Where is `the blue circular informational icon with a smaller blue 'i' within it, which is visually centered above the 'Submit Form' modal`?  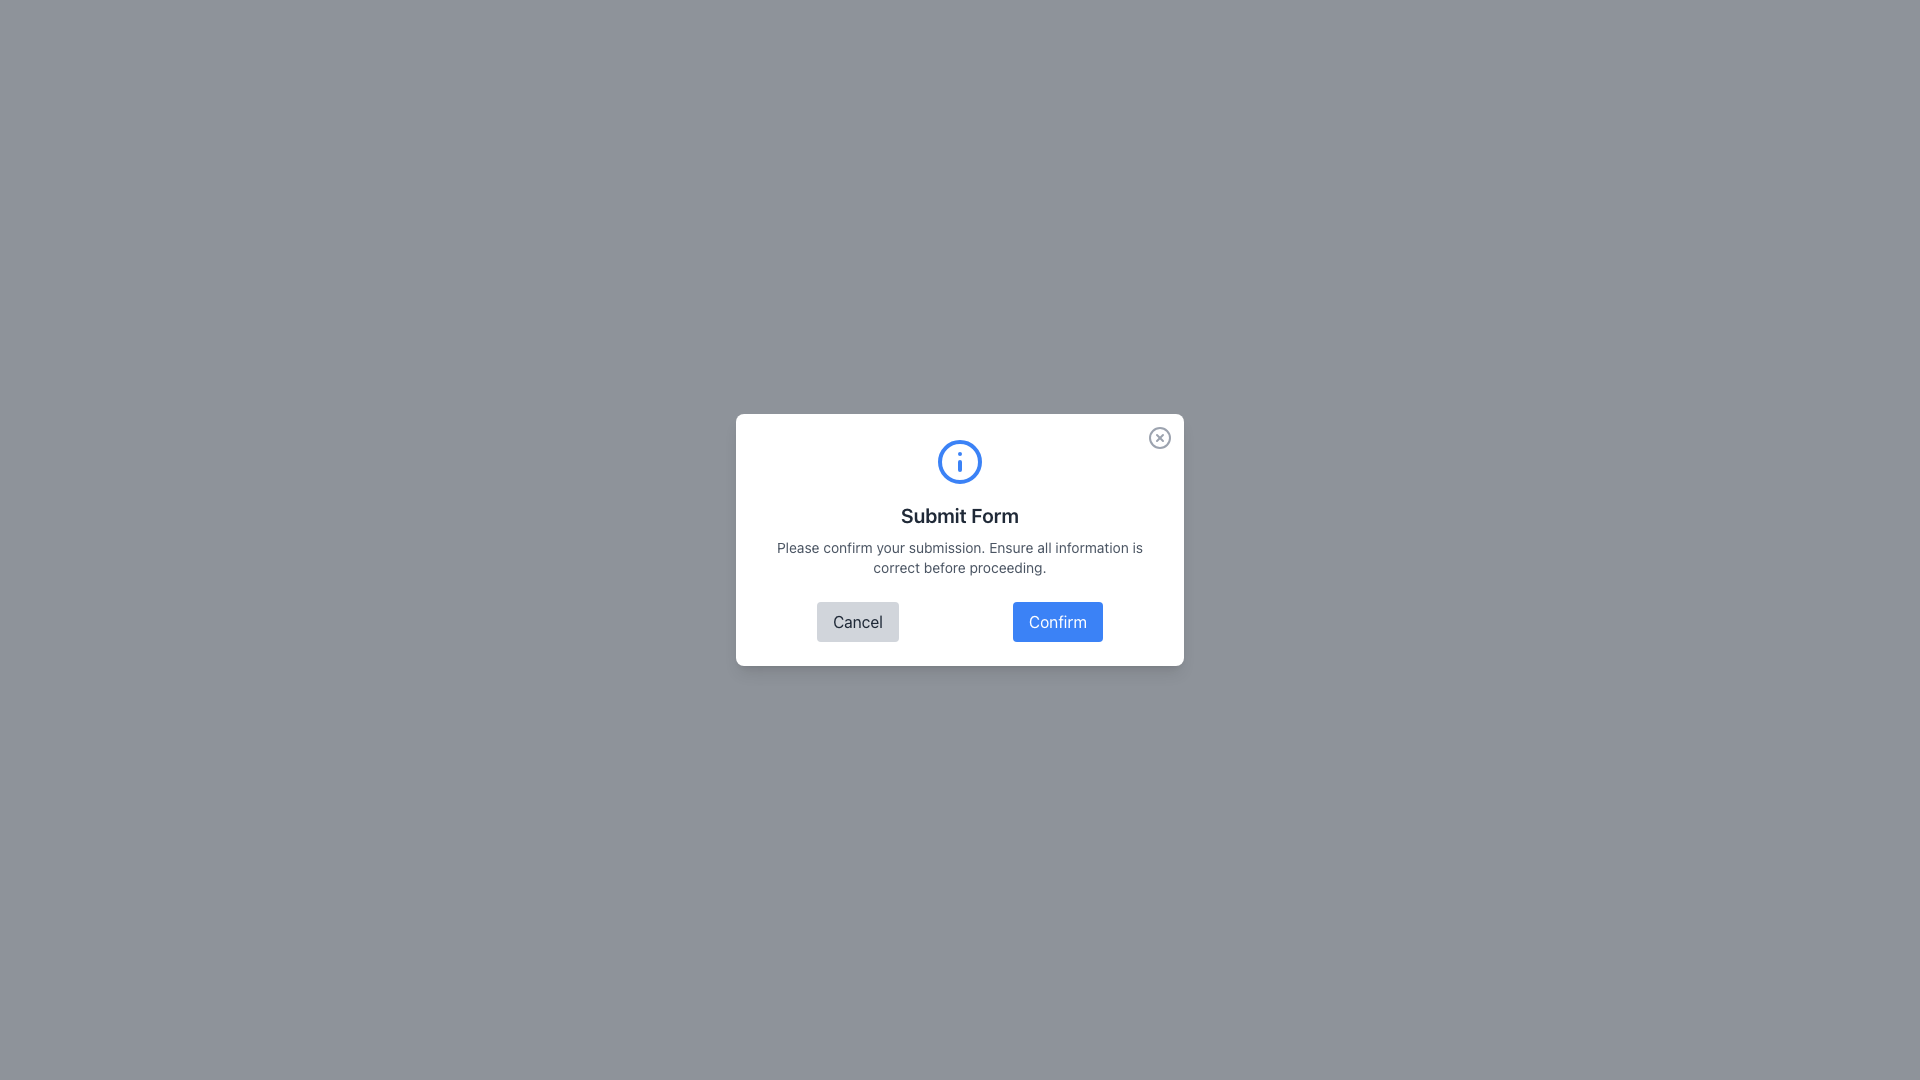
the blue circular informational icon with a smaller blue 'i' within it, which is visually centered above the 'Submit Form' modal is located at coordinates (960, 462).